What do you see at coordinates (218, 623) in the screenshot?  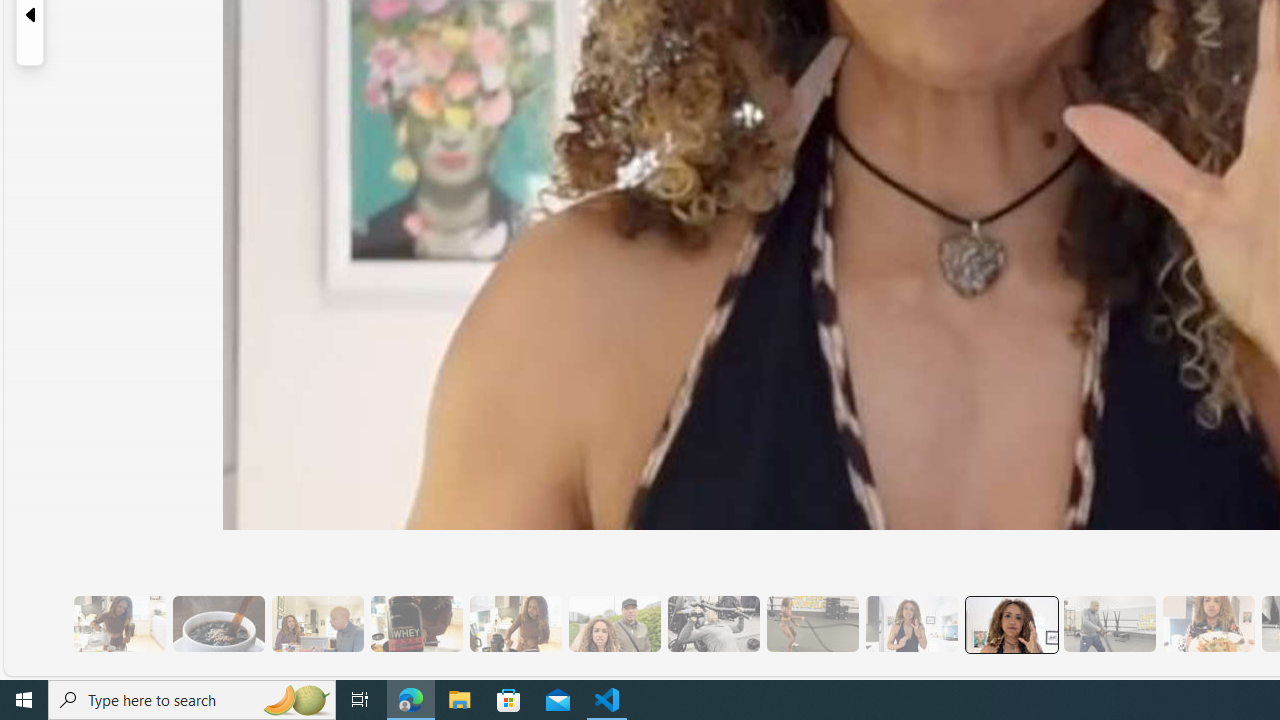 I see `'8 Be Mindful of Coffee'` at bounding box center [218, 623].